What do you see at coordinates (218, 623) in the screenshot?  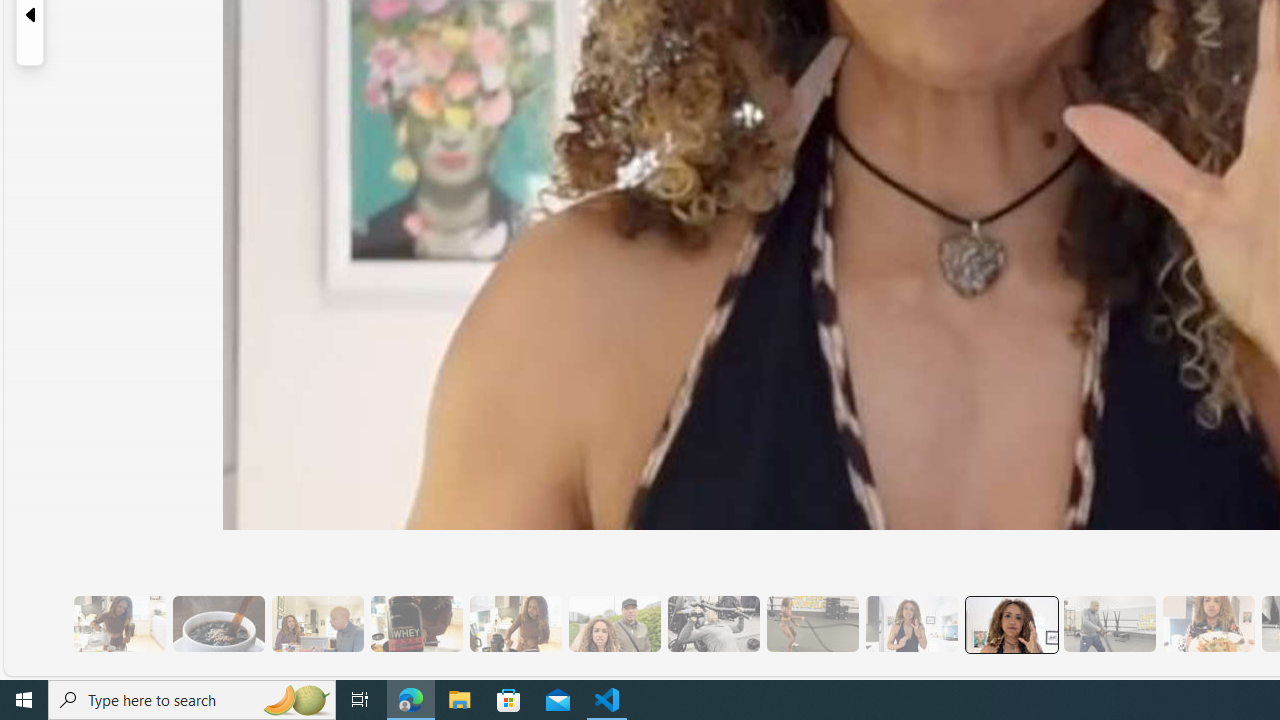 I see `'8 Be Mindful of Coffee'` at bounding box center [218, 623].